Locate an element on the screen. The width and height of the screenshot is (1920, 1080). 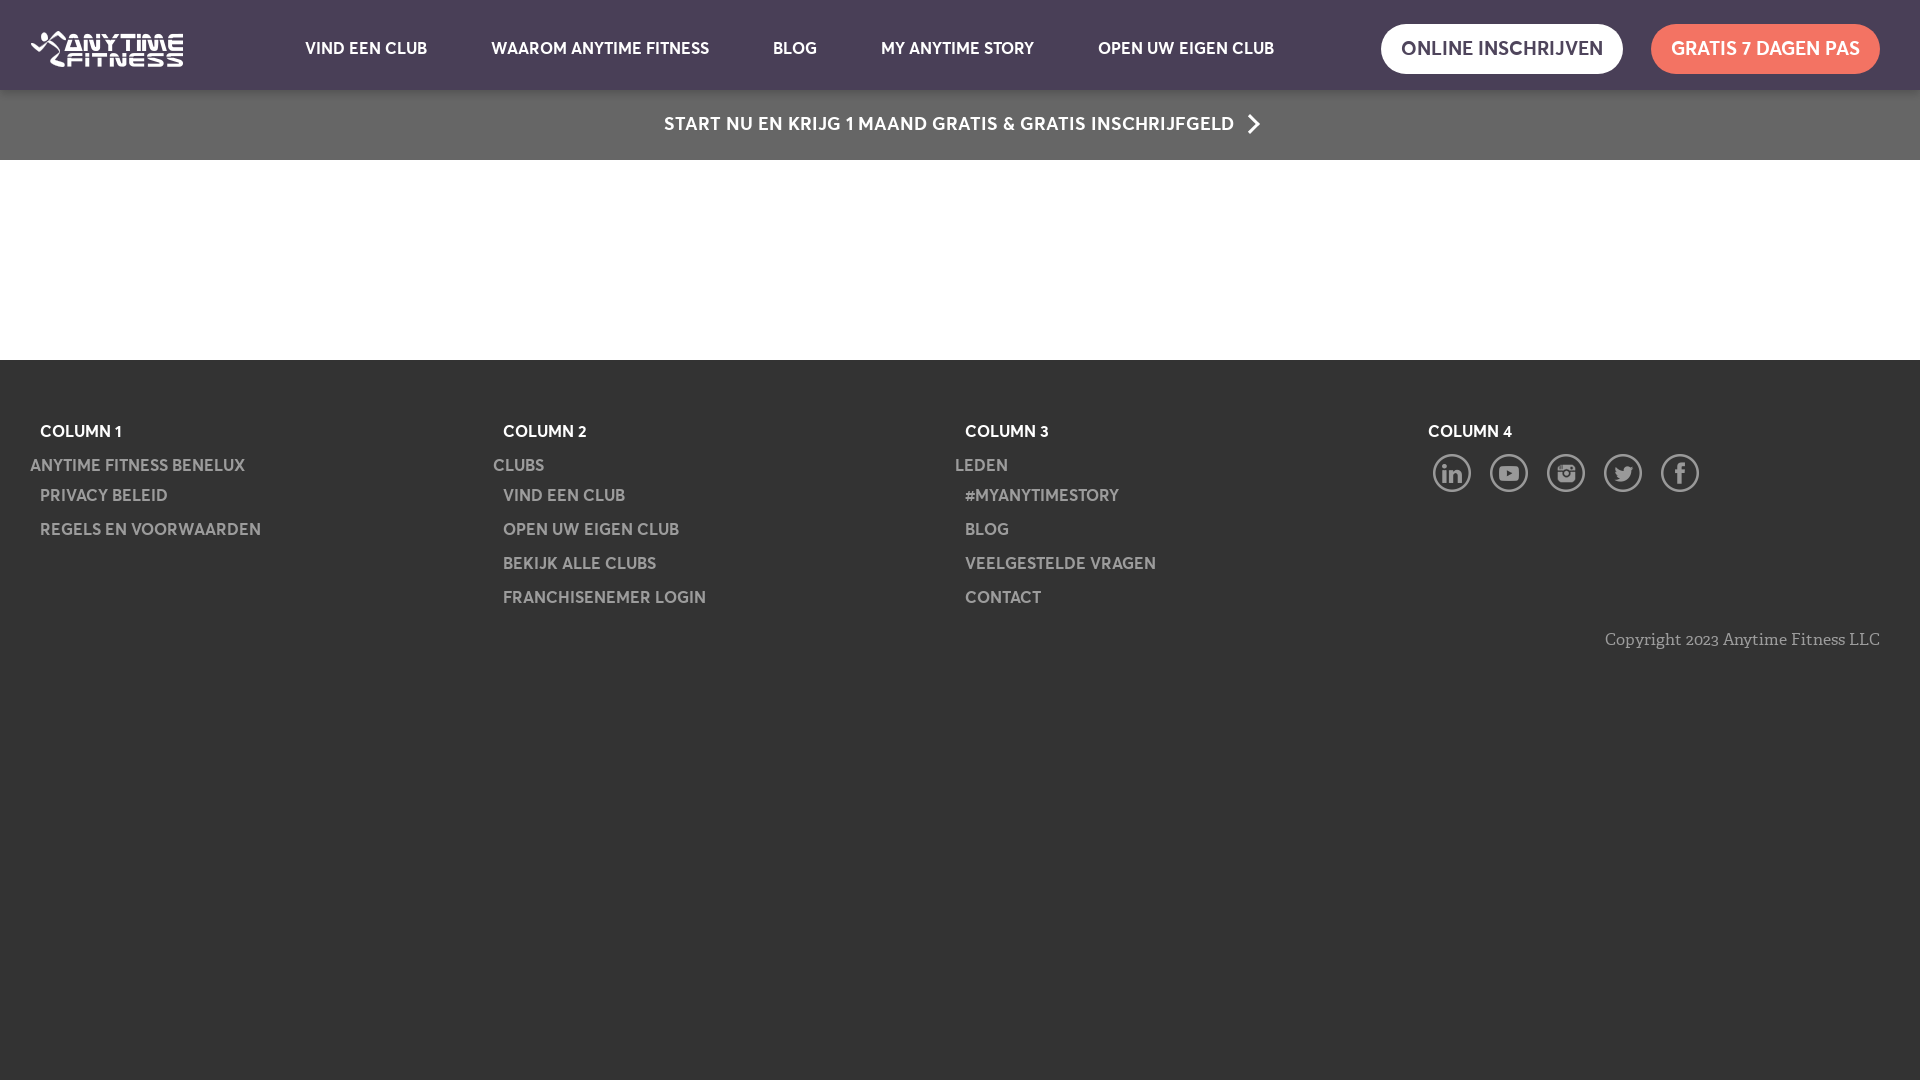
'VIND EEN CLUB' is located at coordinates (365, 48).